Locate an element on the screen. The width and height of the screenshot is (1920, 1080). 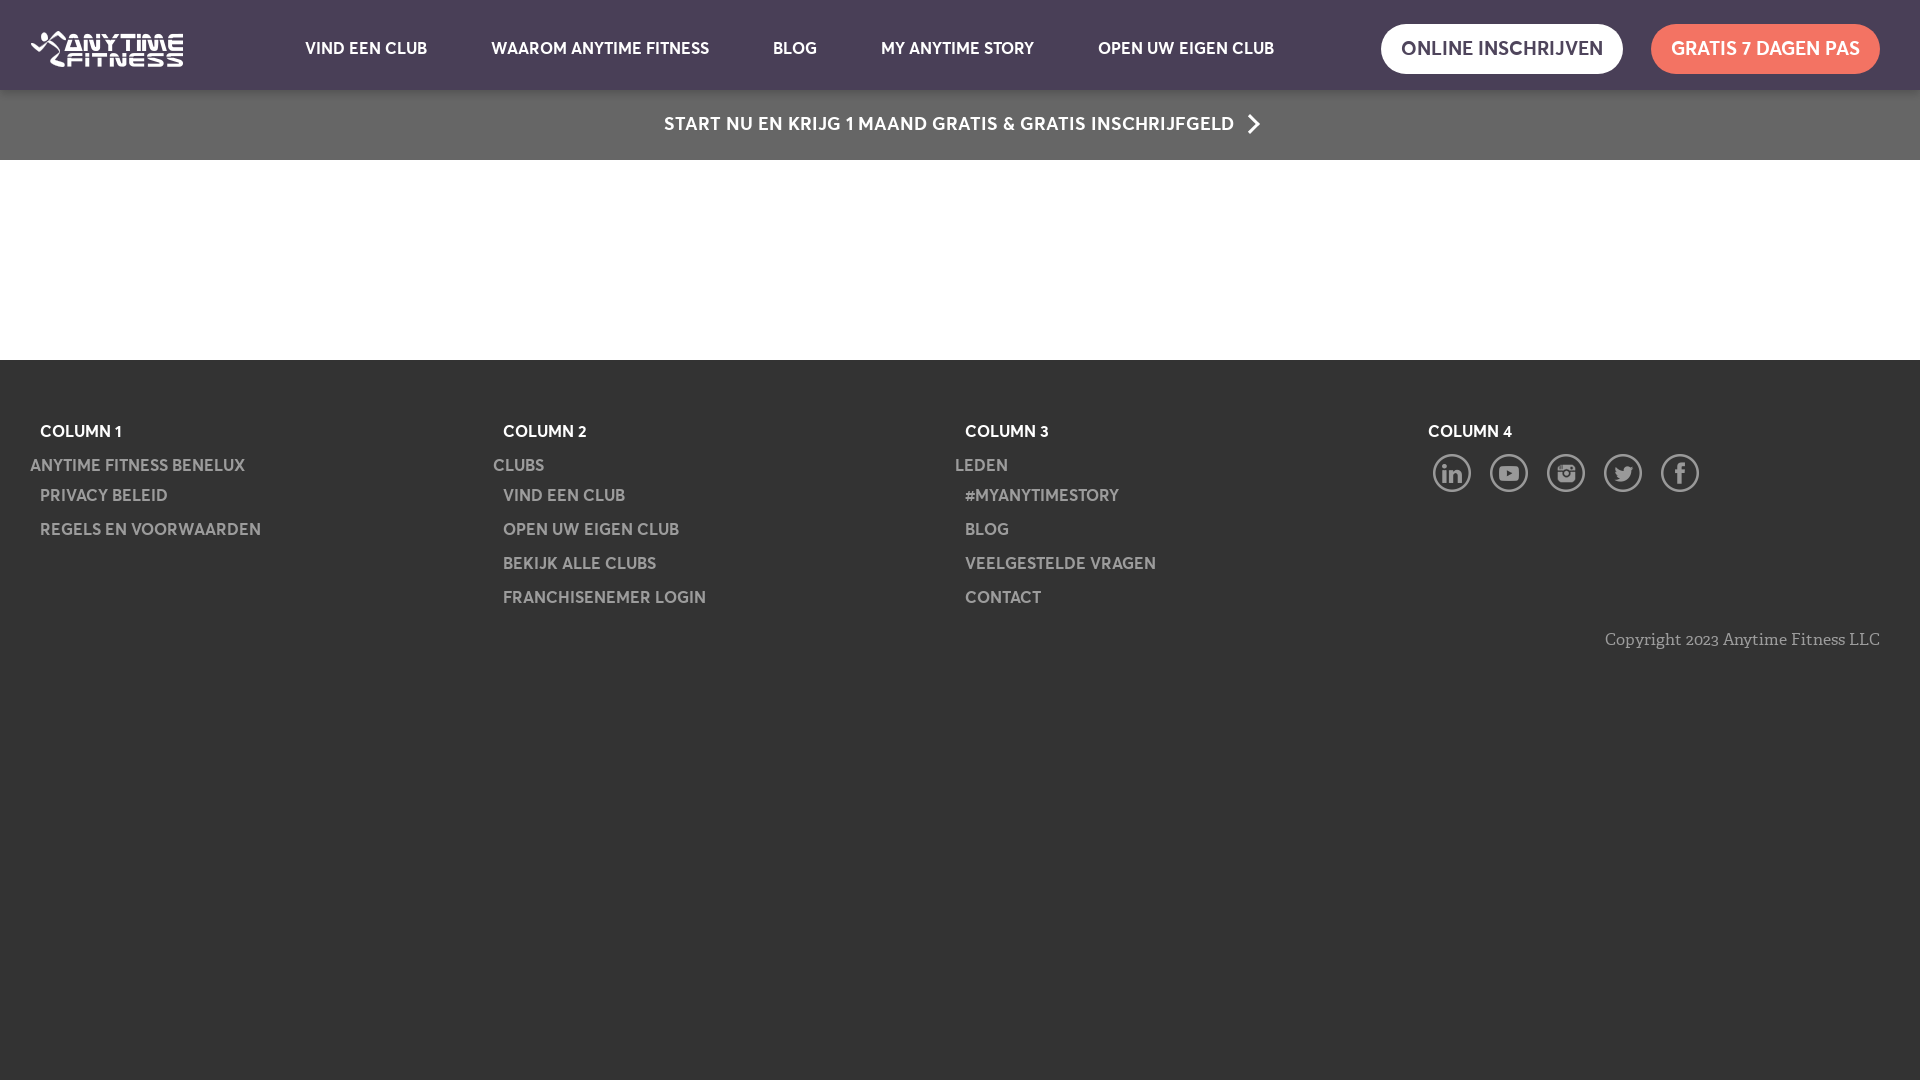
'VIND EEN CLUB' is located at coordinates (365, 48).